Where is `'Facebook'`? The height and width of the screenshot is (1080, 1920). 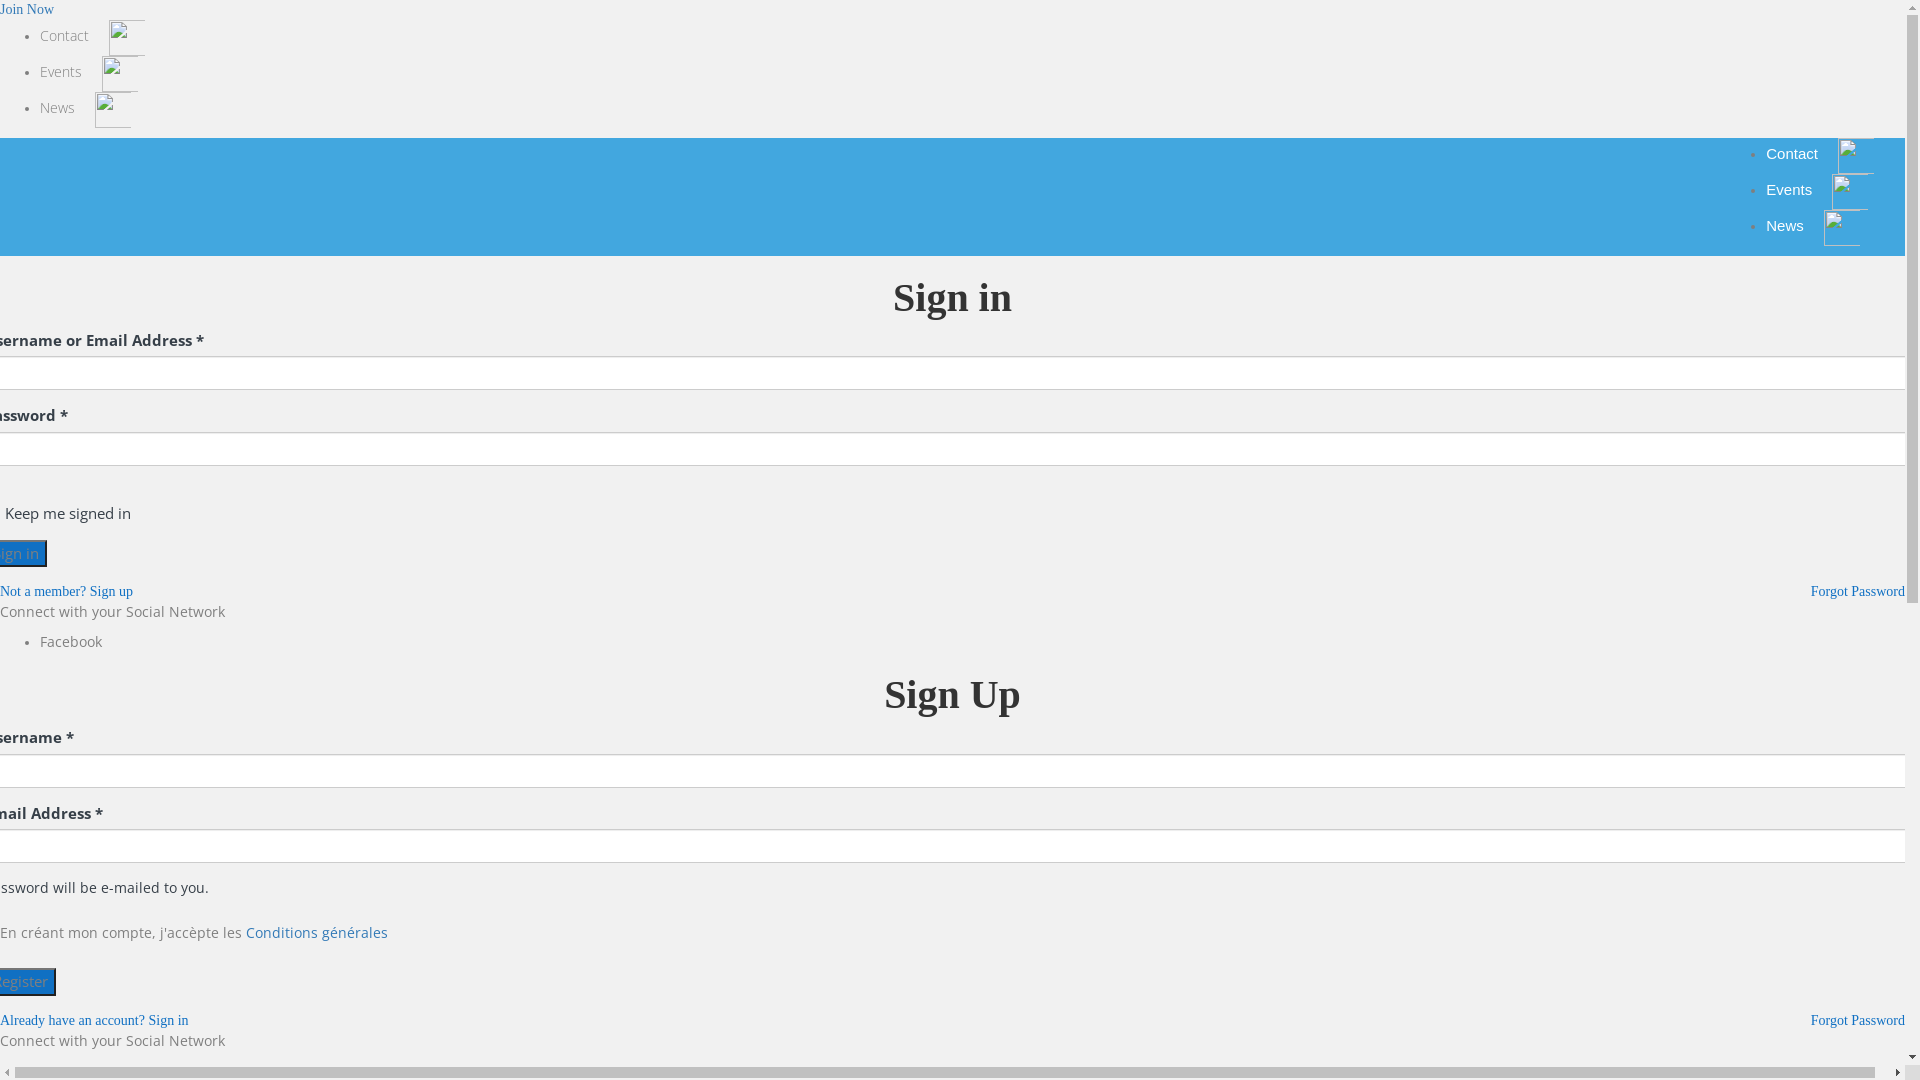
'Facebook' is located at coordinates (39, 641).